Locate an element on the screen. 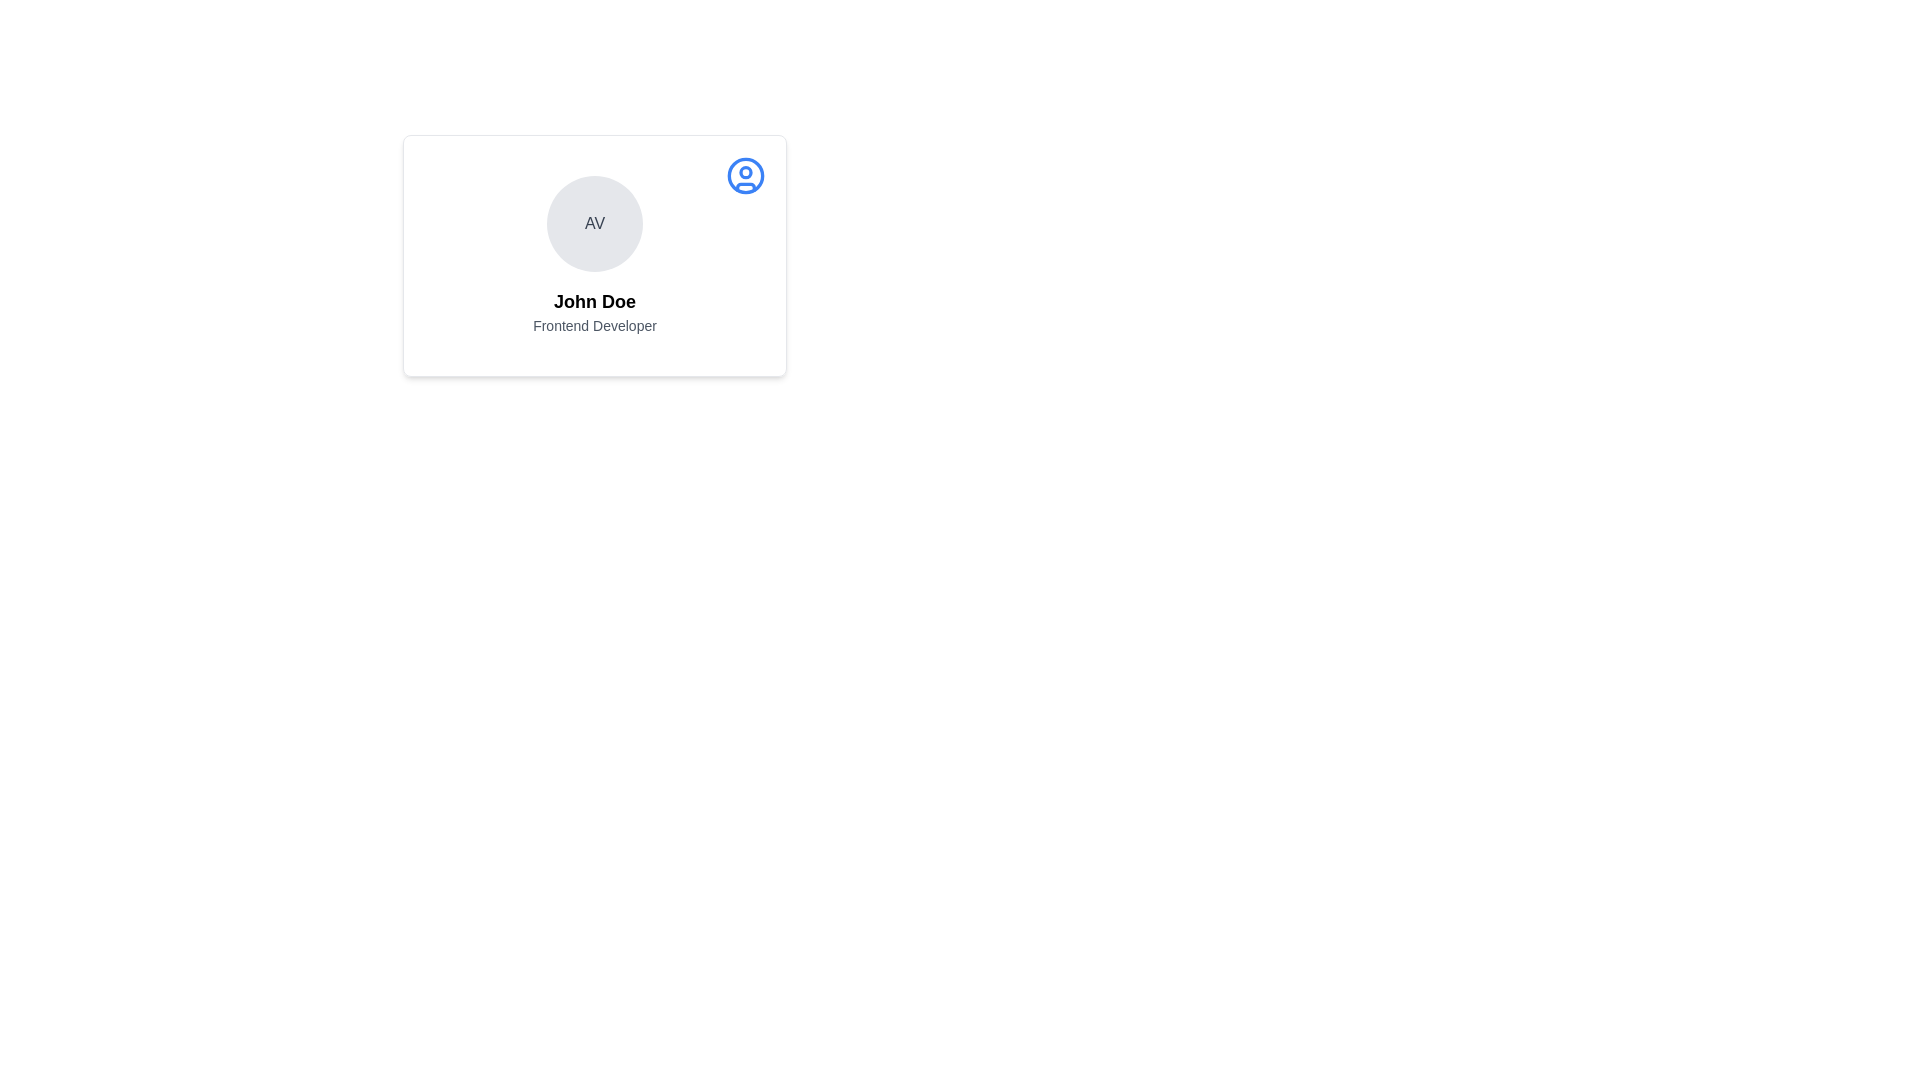 This screenshot has width=1920, height=1080. SVG Circle element with a blue outline and white inner area located in the user profile icon near the upper-right corner of the card containing 'John Doe' and 'Frontend Developer' by using developer tools is located at coordinates (744, 175).